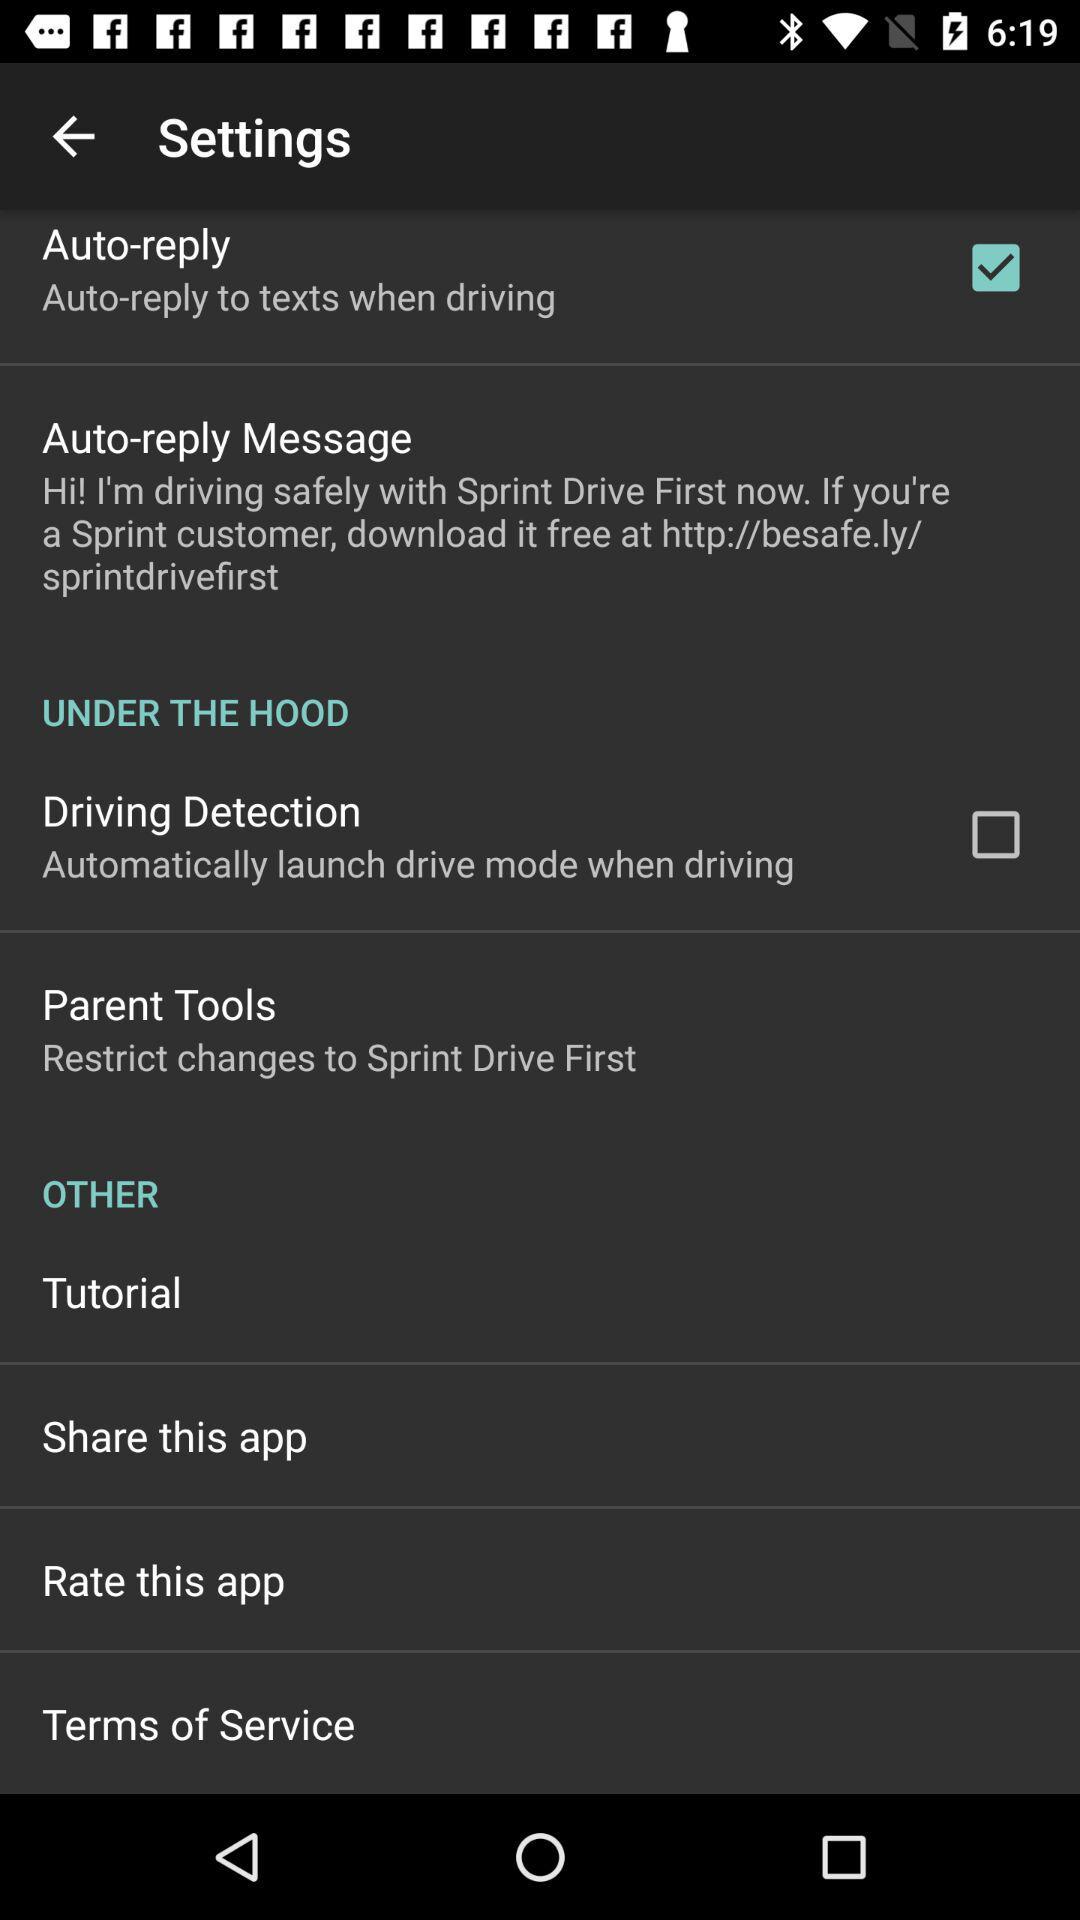 Image resolution: width=1080 pixels, height=1920 pixels. Describe the element at coordinates (338, 1055) in the screenshot. I see `icon below parent tools` at that location.